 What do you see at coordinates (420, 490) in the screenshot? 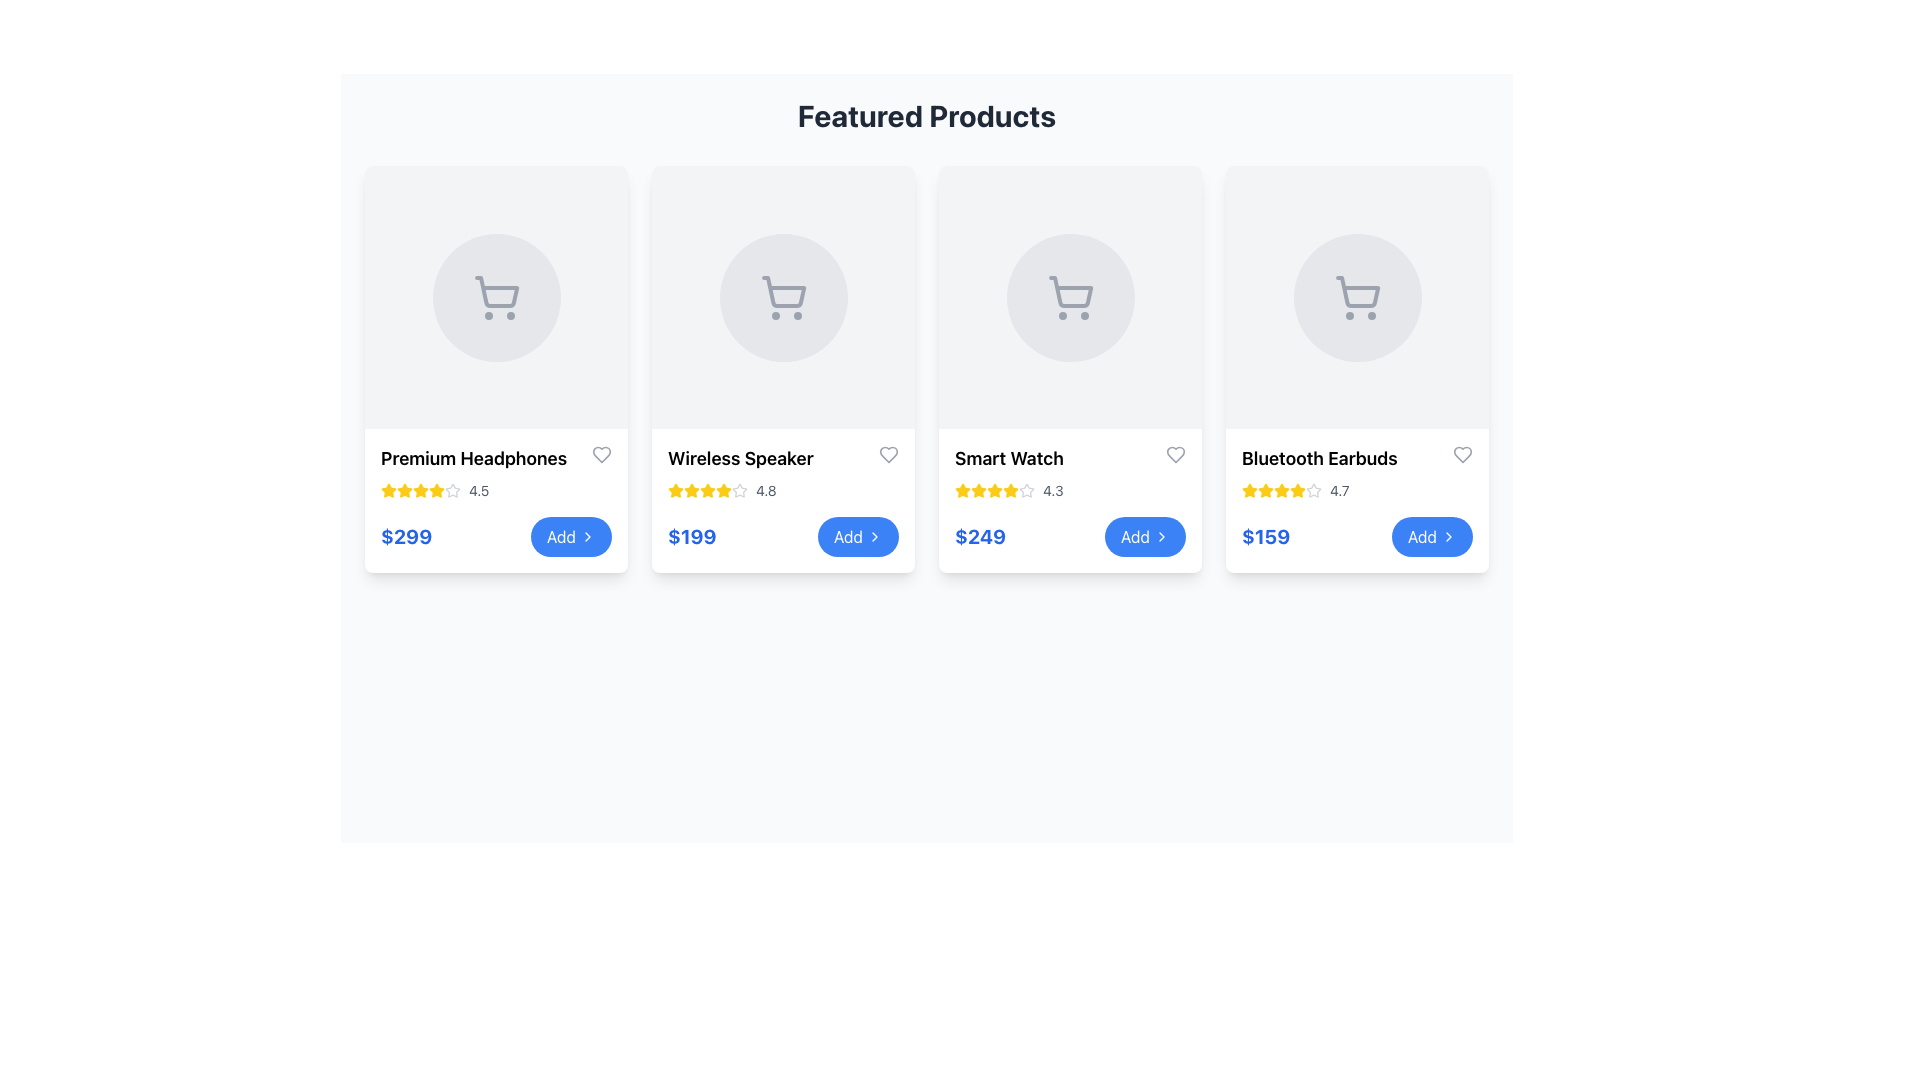
I see `the third star icon in the five-star rating display for the 'Premium Headphones' product in the 'Featured Products' list` at bounding box center [420, 490].